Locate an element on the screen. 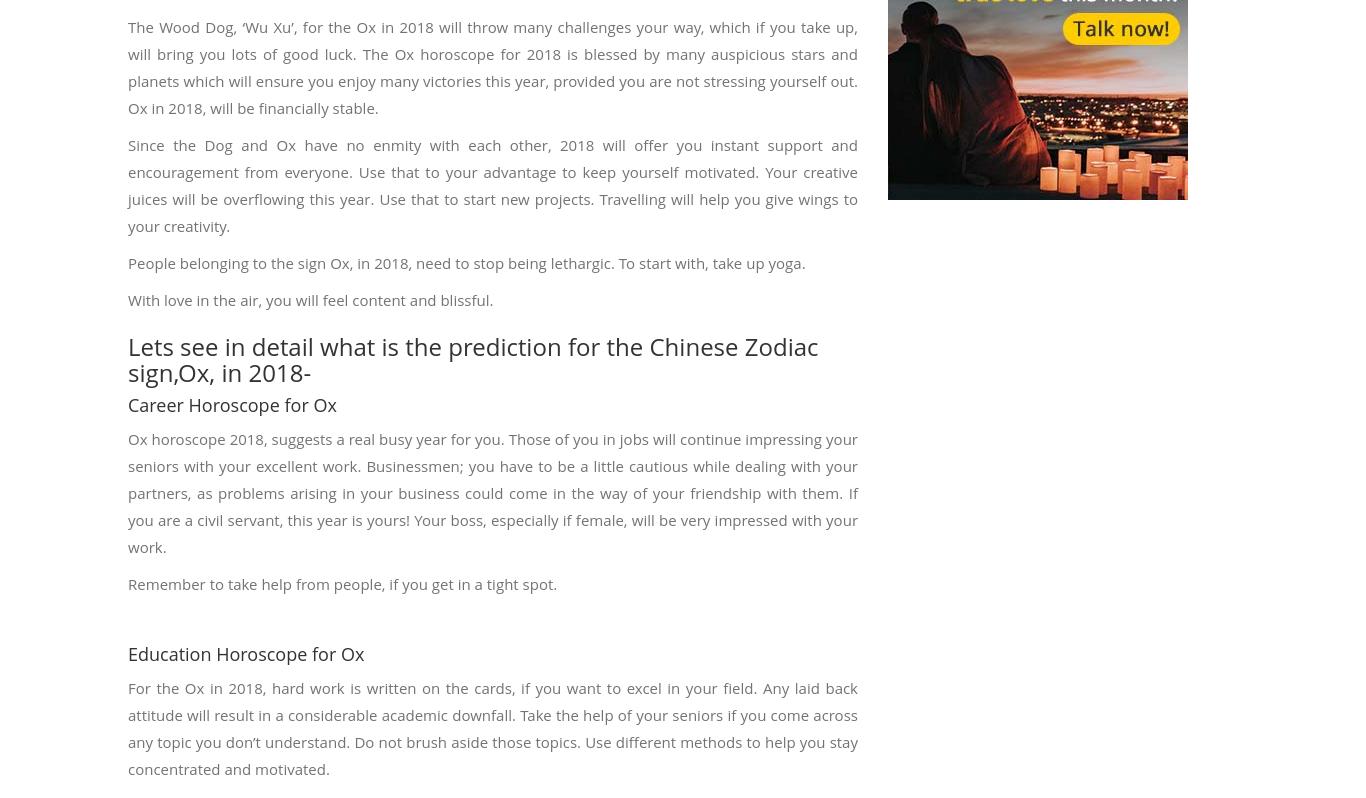 The width and height of the screenshot is (1366, 798). 'Lets see in detail what is the prediction for the Chinese Zodiac sign,Ox, in 2018-' is located at coordinates (473, 358).